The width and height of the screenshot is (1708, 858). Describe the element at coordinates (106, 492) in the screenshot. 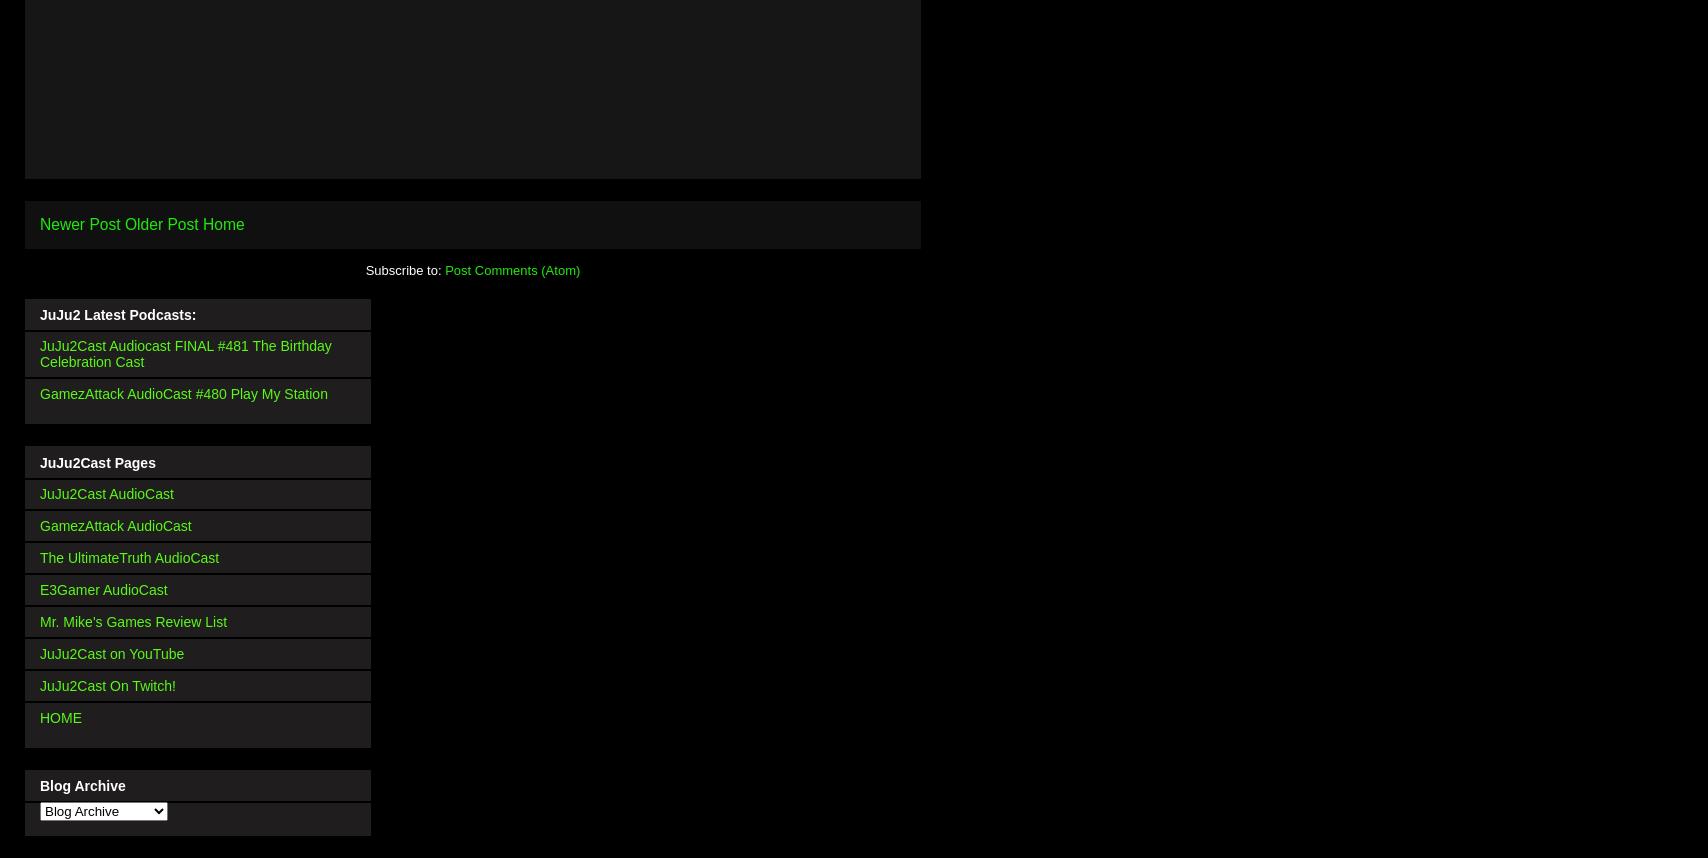

I see `'JuJu2Cast AudioCast'` at that location.